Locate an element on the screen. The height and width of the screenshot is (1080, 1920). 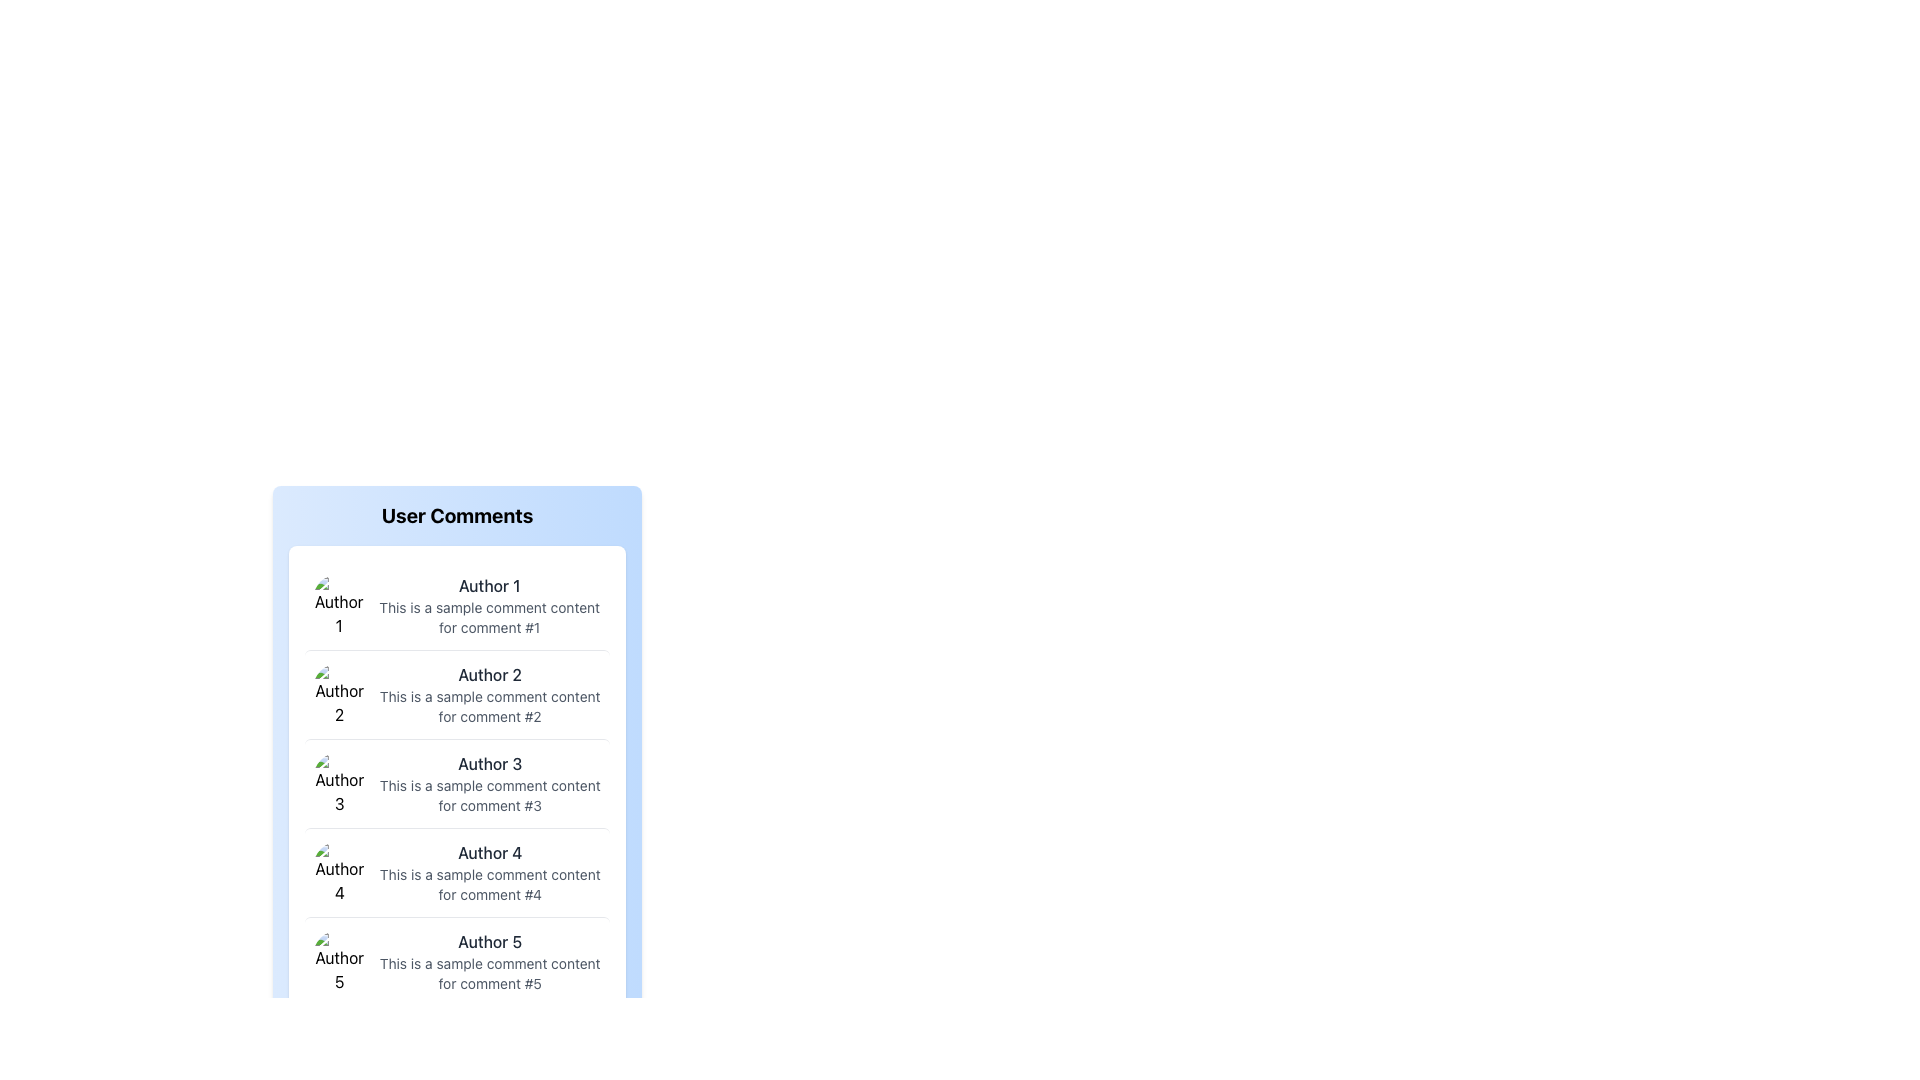
the image representing 'Author 5', located on the bottom-most row of user comments, next to the author's textual details is located at coordinates (339, 960).